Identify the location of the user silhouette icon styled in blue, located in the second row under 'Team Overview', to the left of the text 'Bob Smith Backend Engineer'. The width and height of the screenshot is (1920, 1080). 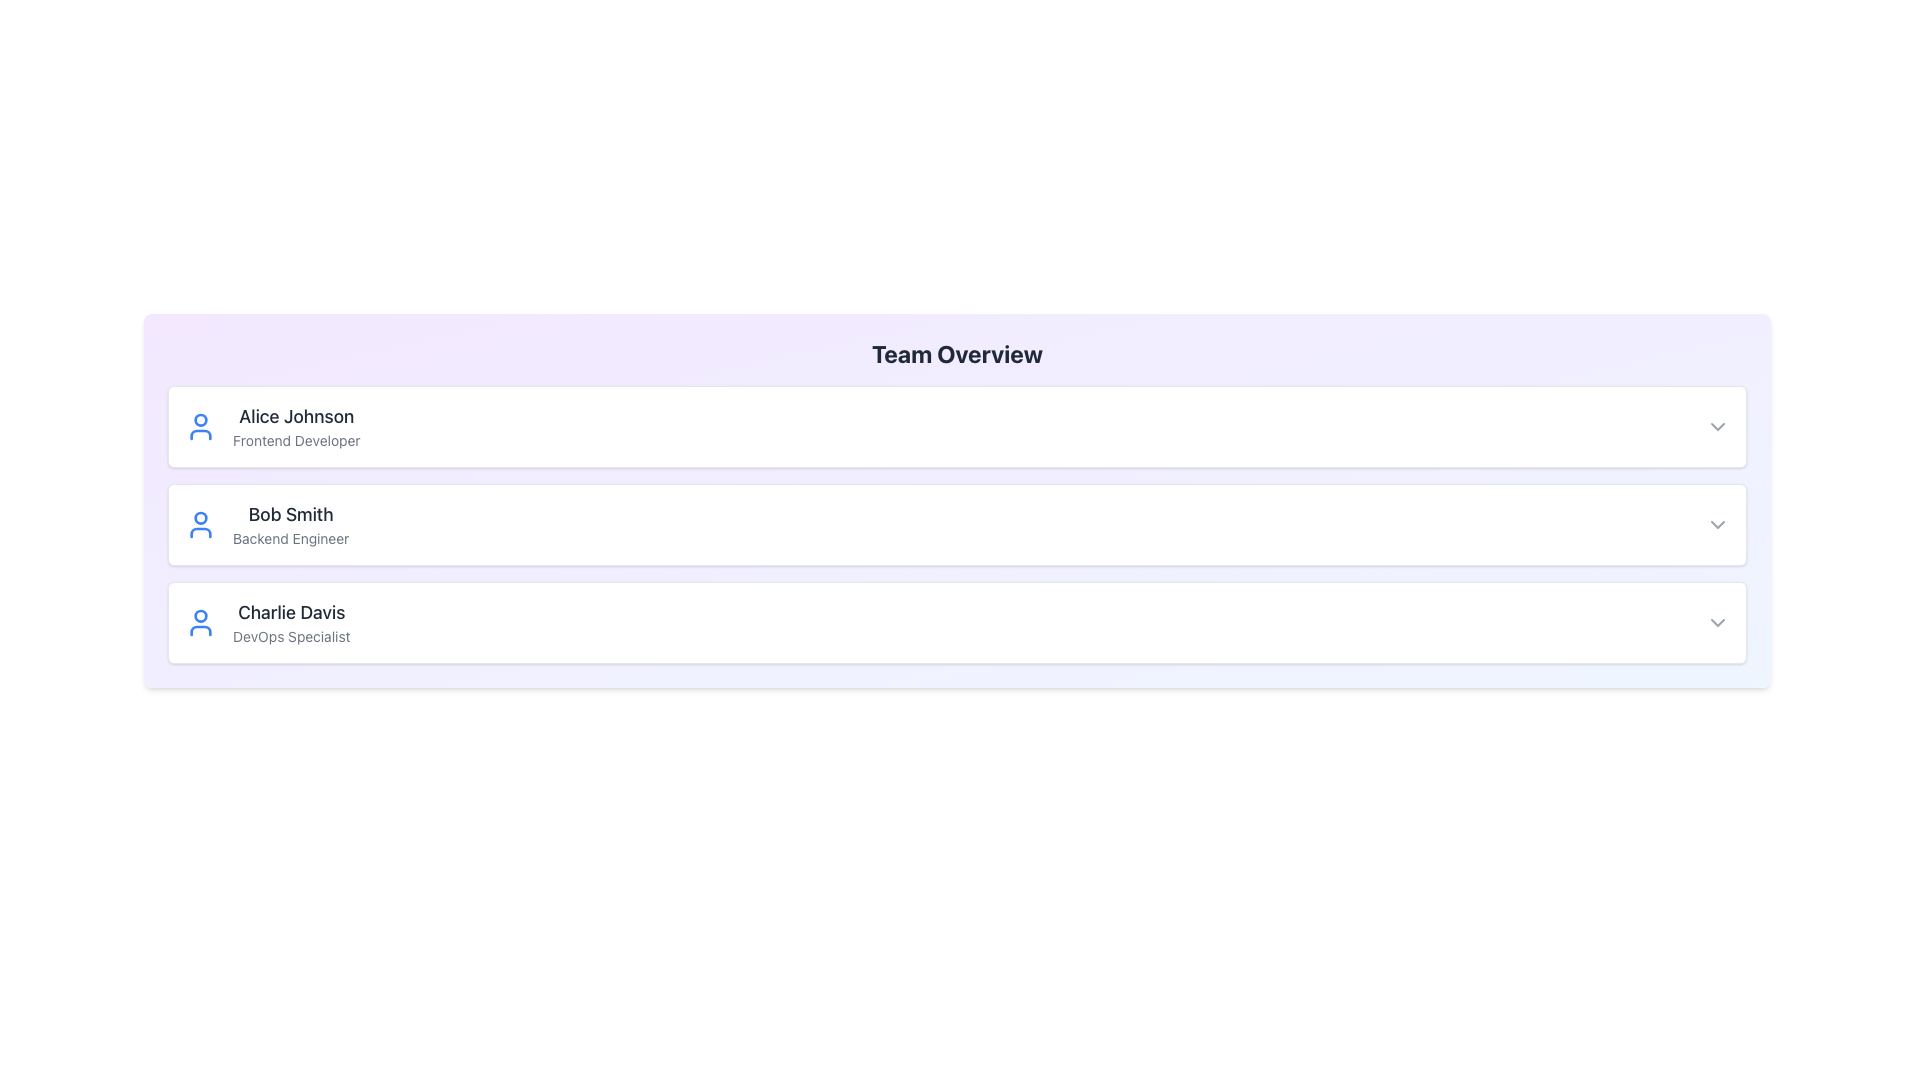
(201, 523).